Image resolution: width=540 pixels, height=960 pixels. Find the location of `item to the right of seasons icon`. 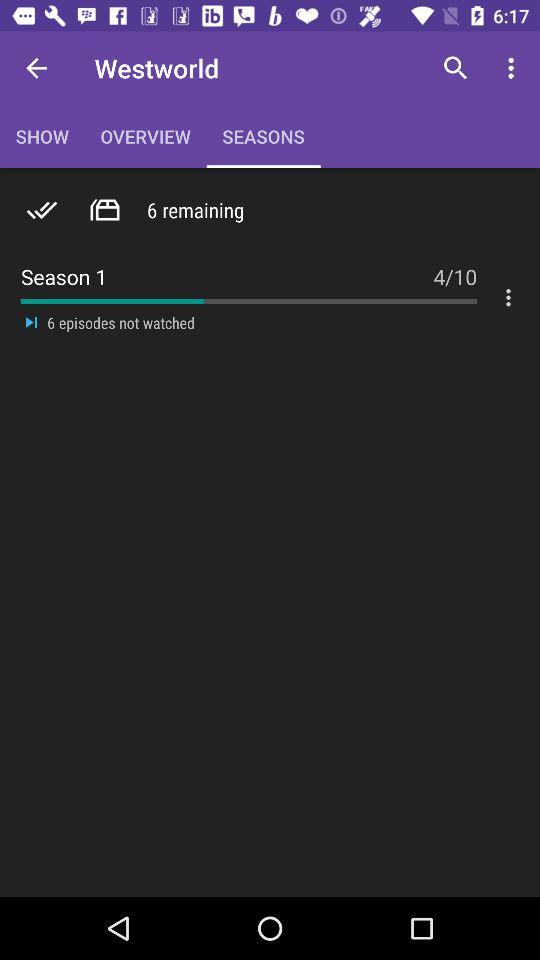

item to the right of seasons icon is located at coordinates (455, 68).